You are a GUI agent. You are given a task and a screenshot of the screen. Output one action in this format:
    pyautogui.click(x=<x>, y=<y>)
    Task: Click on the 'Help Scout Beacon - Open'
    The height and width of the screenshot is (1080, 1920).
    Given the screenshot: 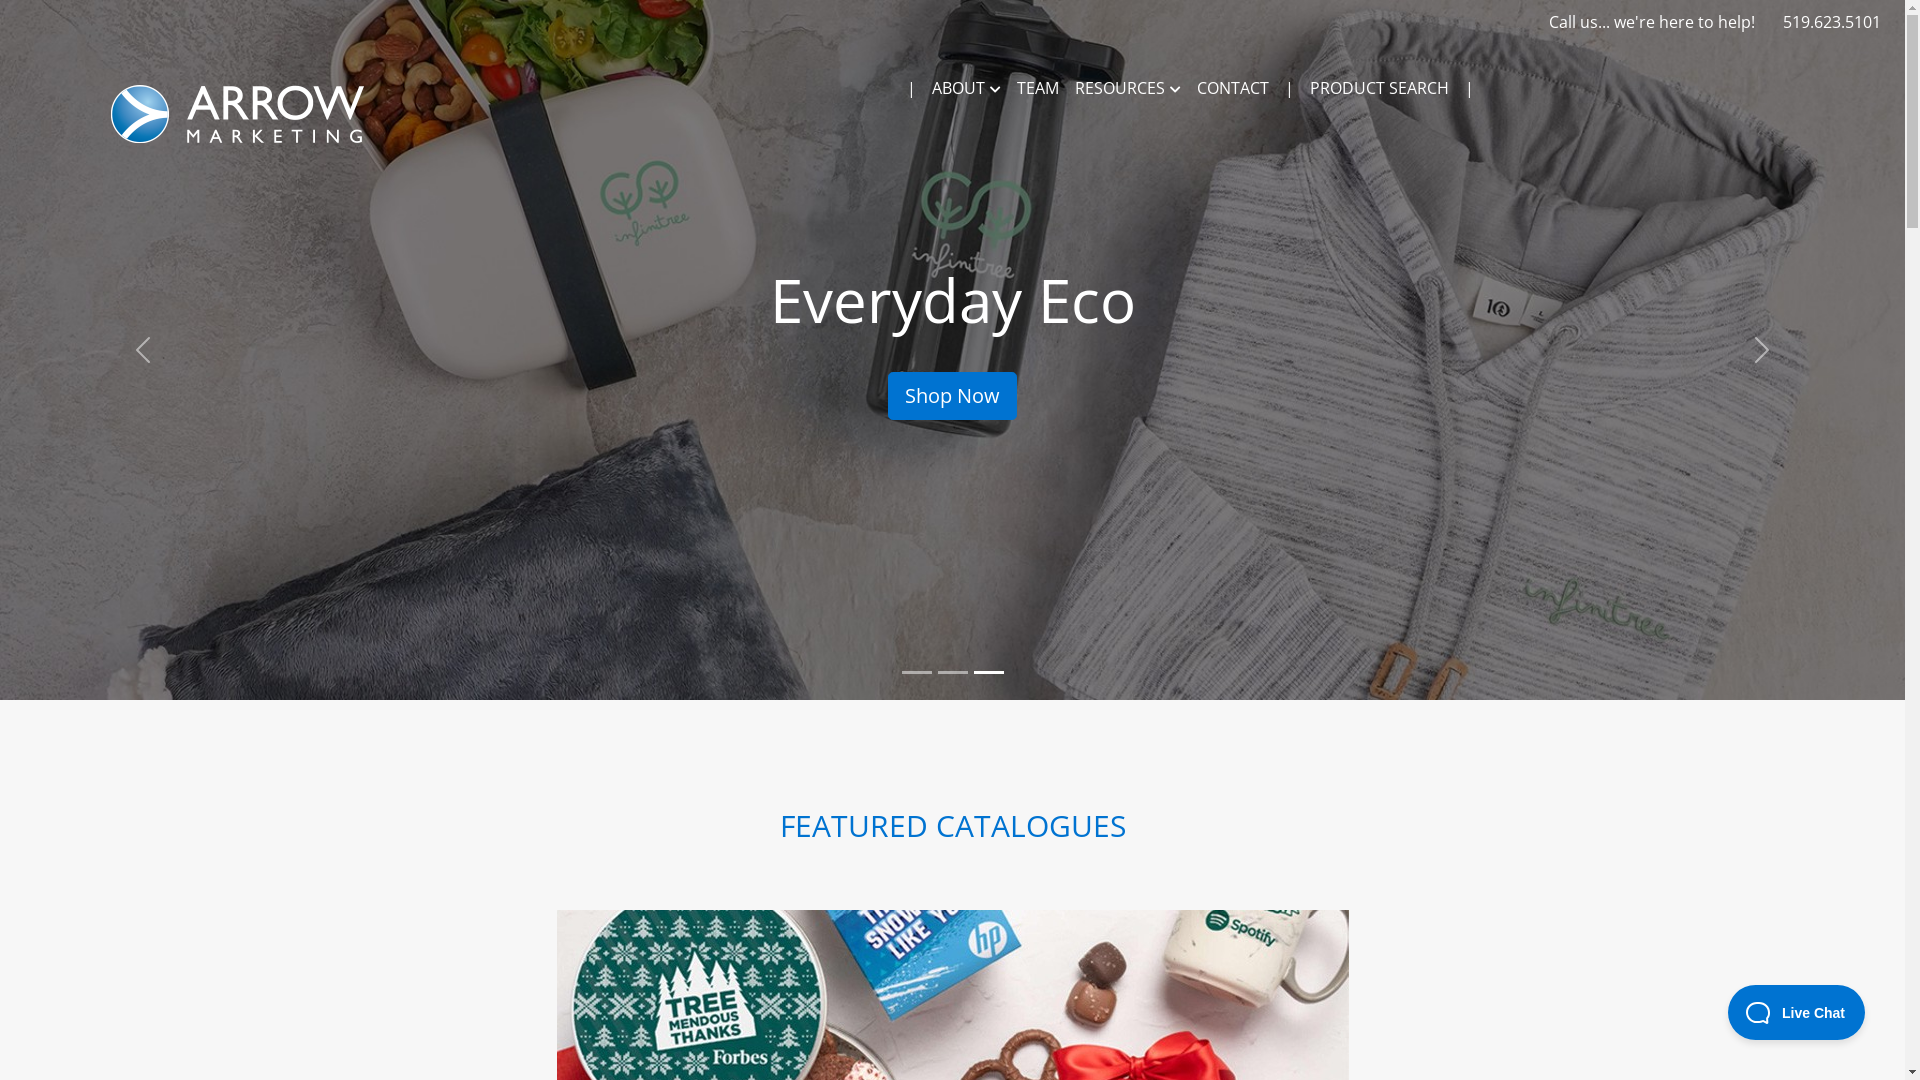 What is the action you would take?
    pyautogui.click(x=1796, y=1012)
    